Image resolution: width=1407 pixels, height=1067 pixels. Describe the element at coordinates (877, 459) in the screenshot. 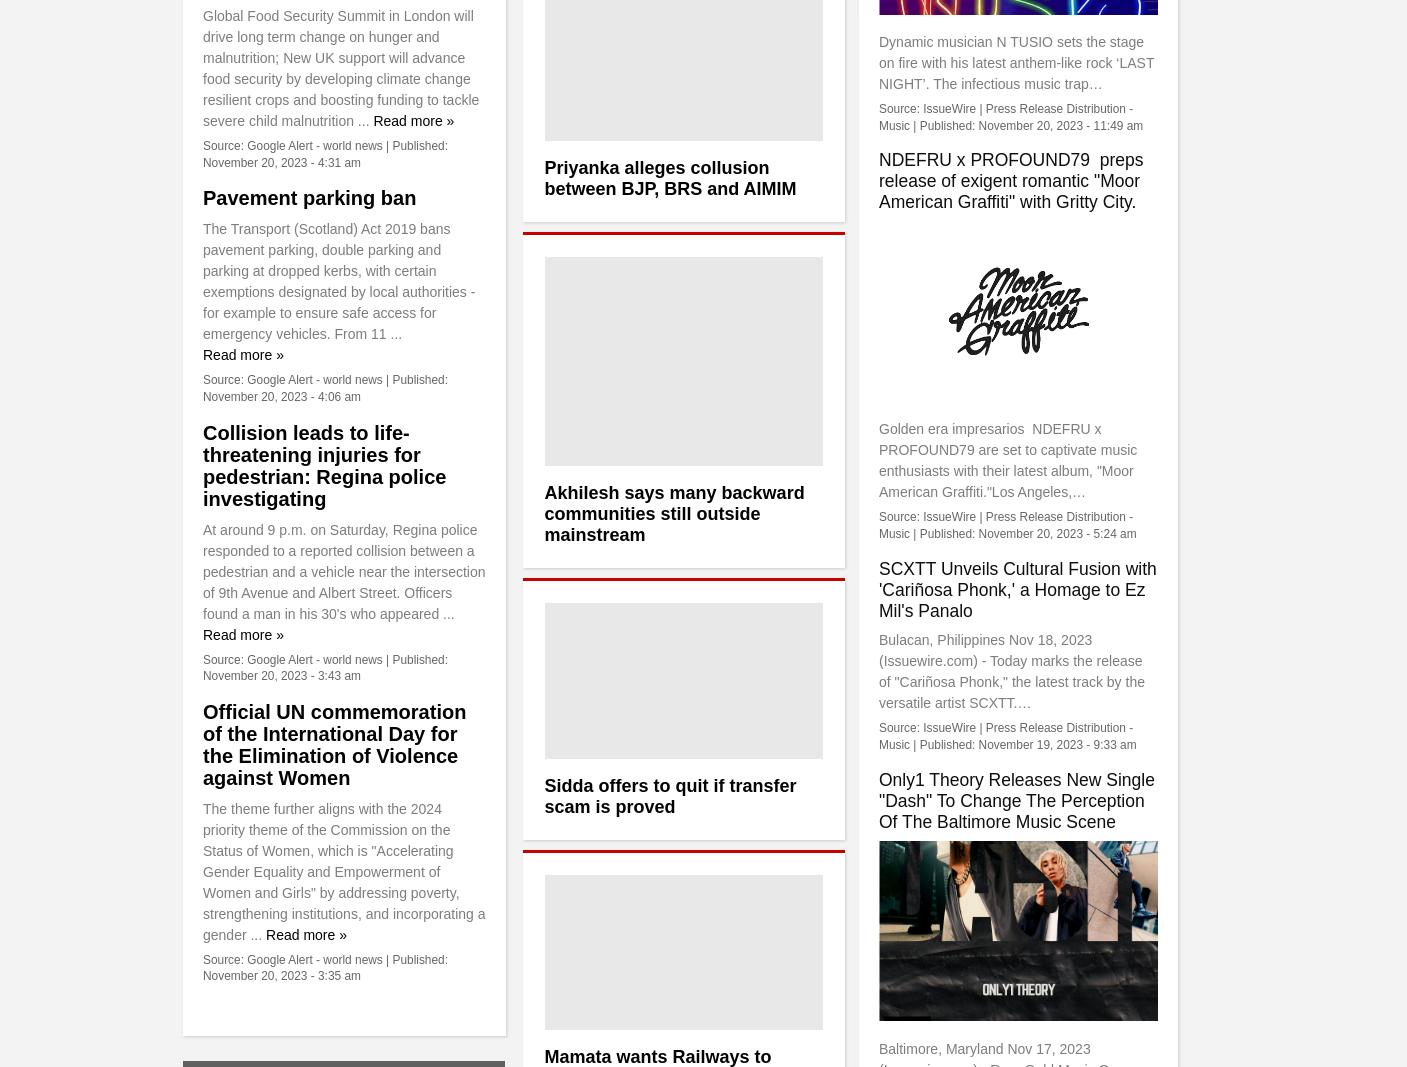

I see `'Golden era impresarios  NDEFRU x PROFOUND79 are set to captivate music enthusiasts with their latest album, "Moor American Graffiti."Los Angeles,…'` at that location.